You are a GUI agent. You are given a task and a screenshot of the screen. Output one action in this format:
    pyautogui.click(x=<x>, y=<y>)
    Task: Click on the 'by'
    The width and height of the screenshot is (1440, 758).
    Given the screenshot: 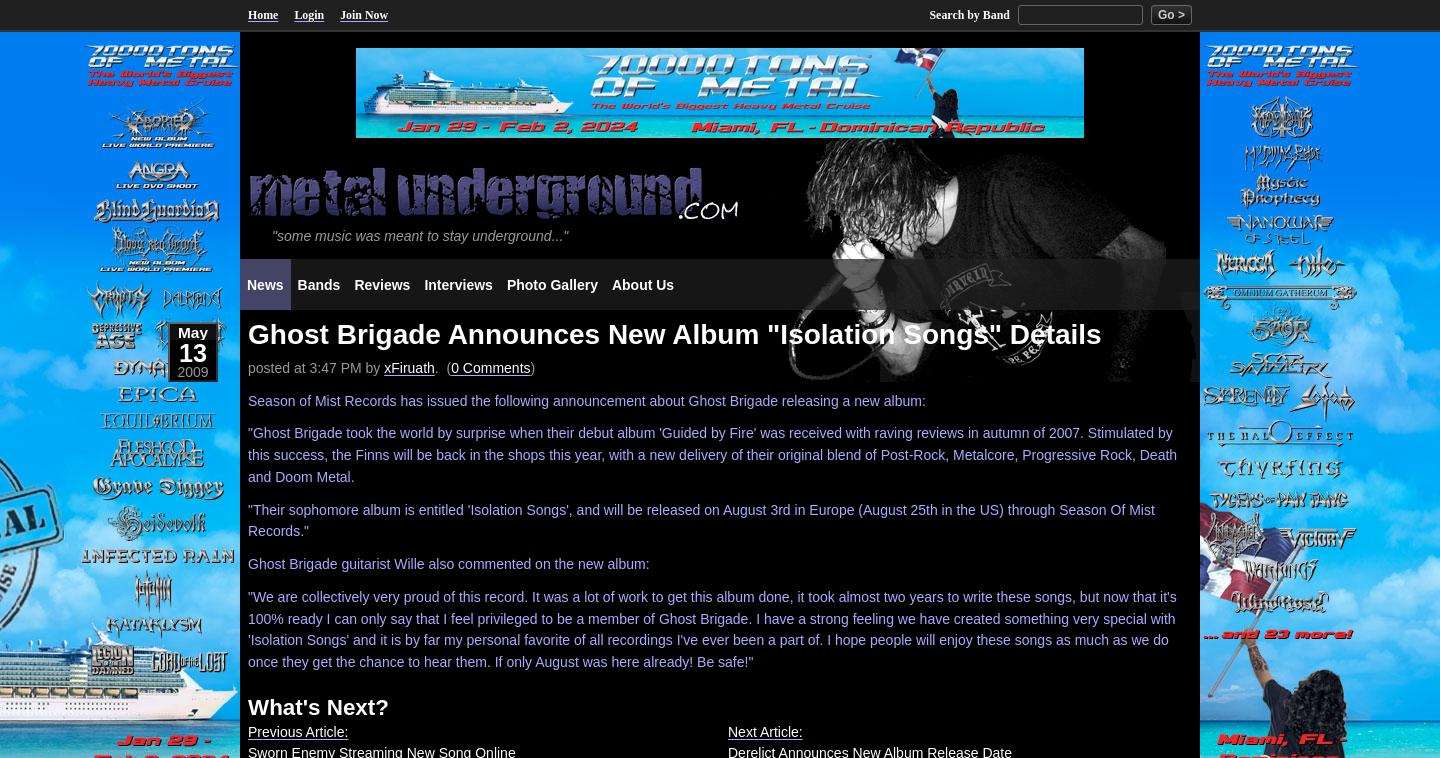 What is the action you would take?
    pyautogui.click(x=371, y=367)
    